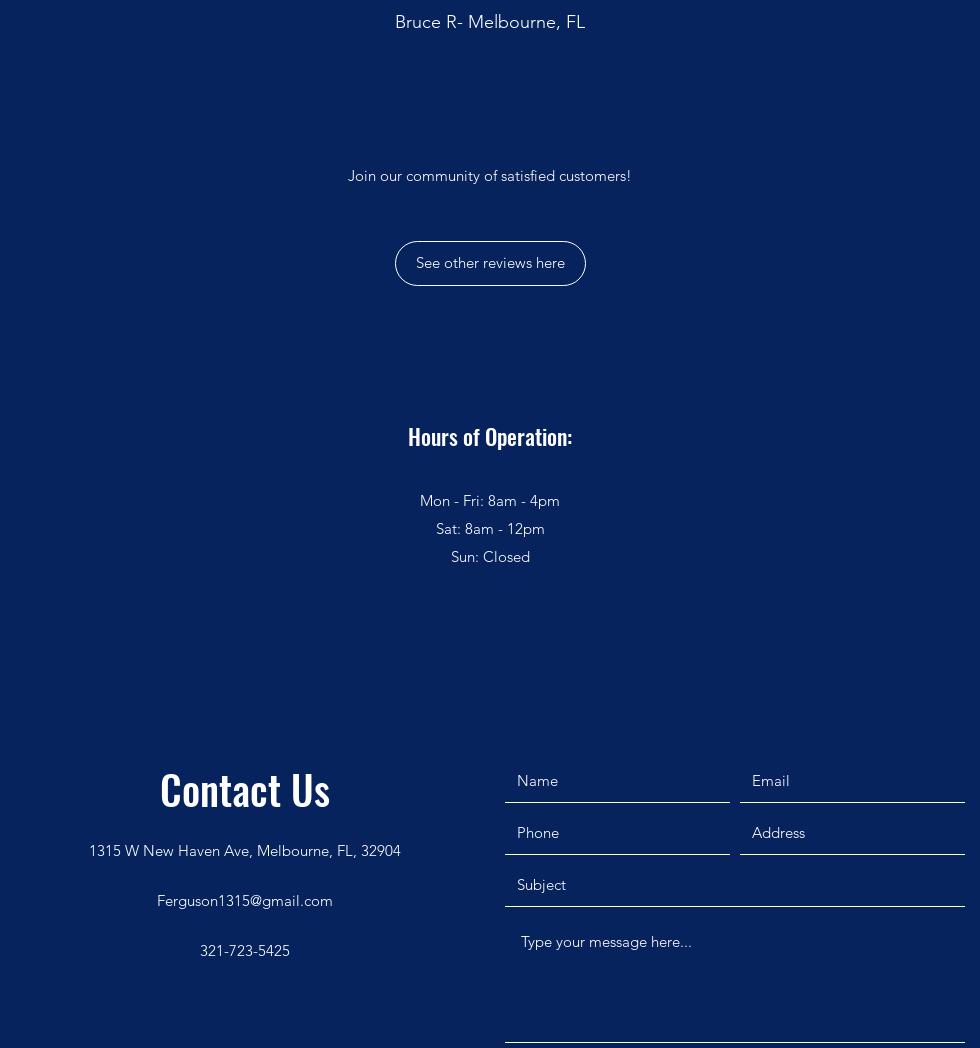 The width and height of the screenshot is (980, 1048). Describe the element at coordinates (395, 19) in the screenshot. I see `'Bruce R- Melbourne, FL'` at that location.